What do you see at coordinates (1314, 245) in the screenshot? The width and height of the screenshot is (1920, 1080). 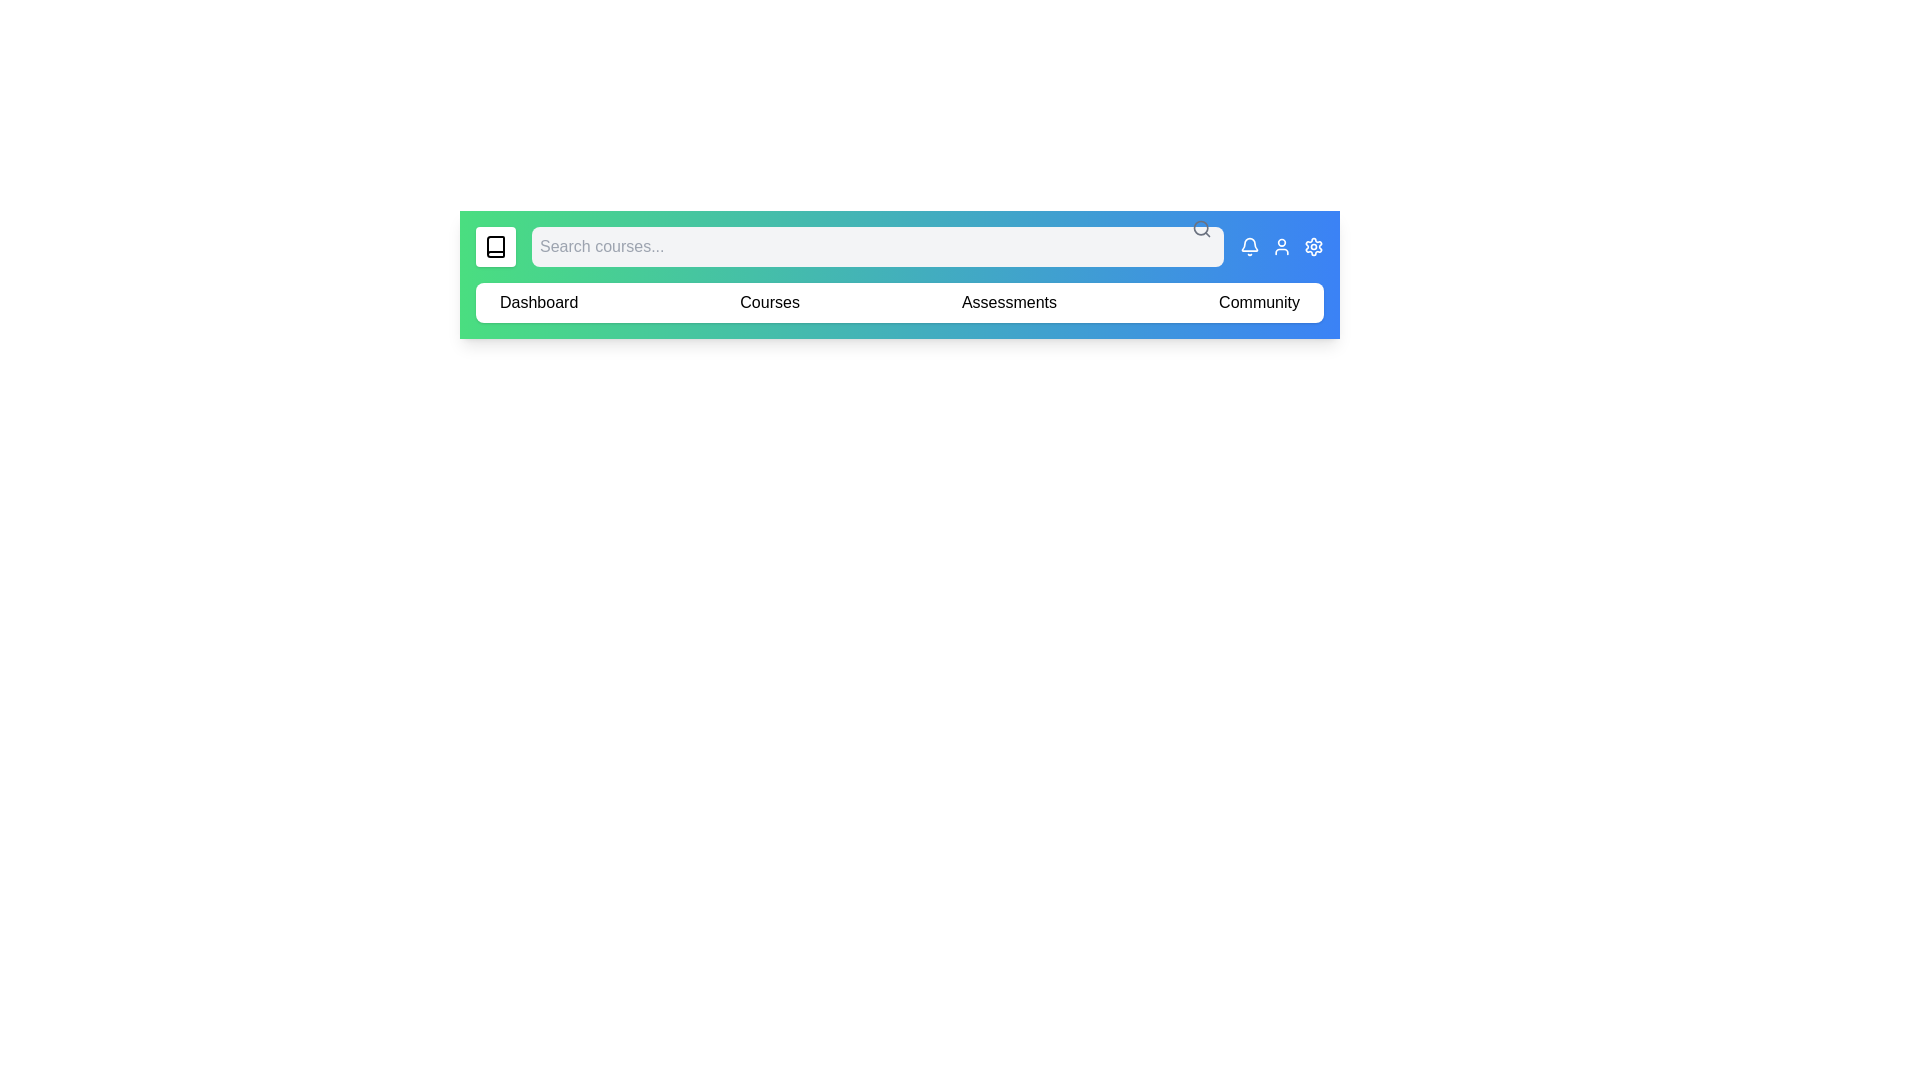 I see `the settings icon` at bounding box center [1314, 245].